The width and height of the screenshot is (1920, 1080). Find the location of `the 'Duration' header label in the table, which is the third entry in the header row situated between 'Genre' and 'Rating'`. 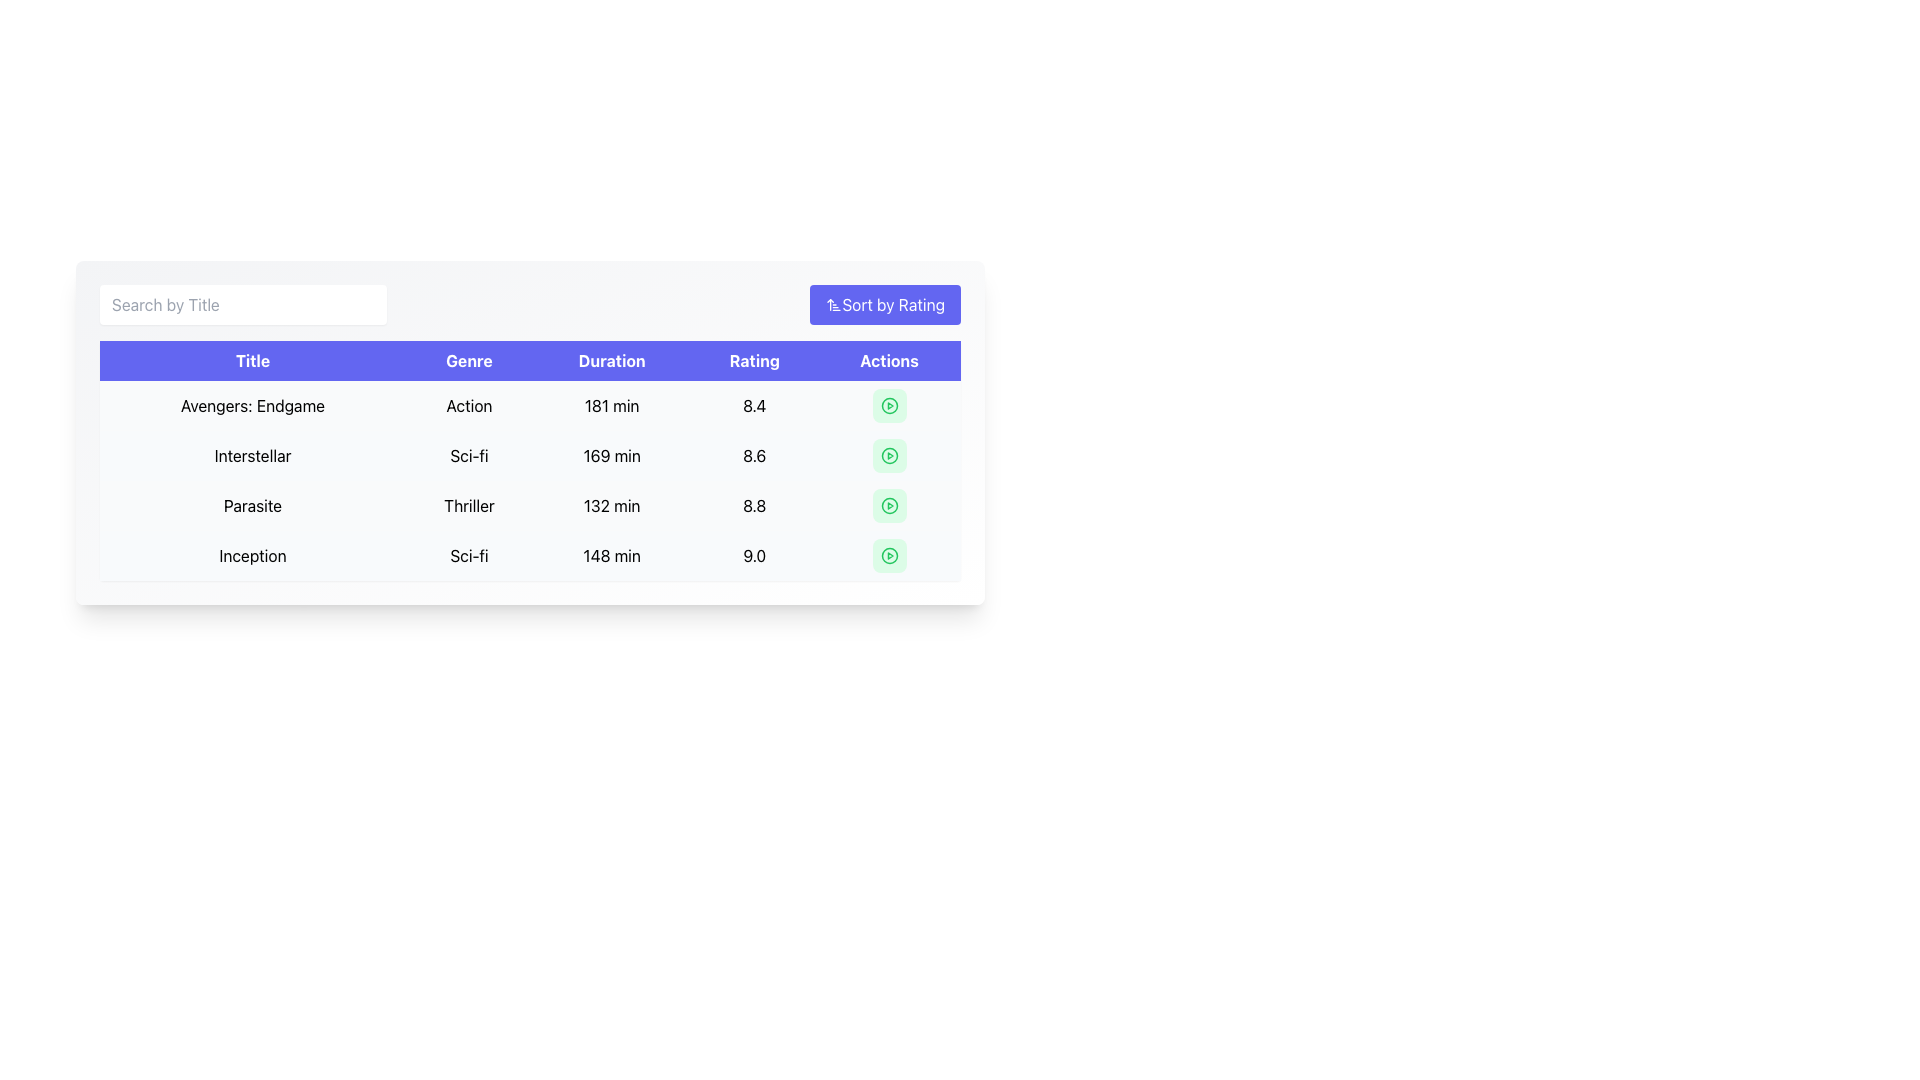

the 'Duration' header label in the table, which is the third entry in the header row situated between 'Genre' and 'Rating' is located at coordinates (611, 361).